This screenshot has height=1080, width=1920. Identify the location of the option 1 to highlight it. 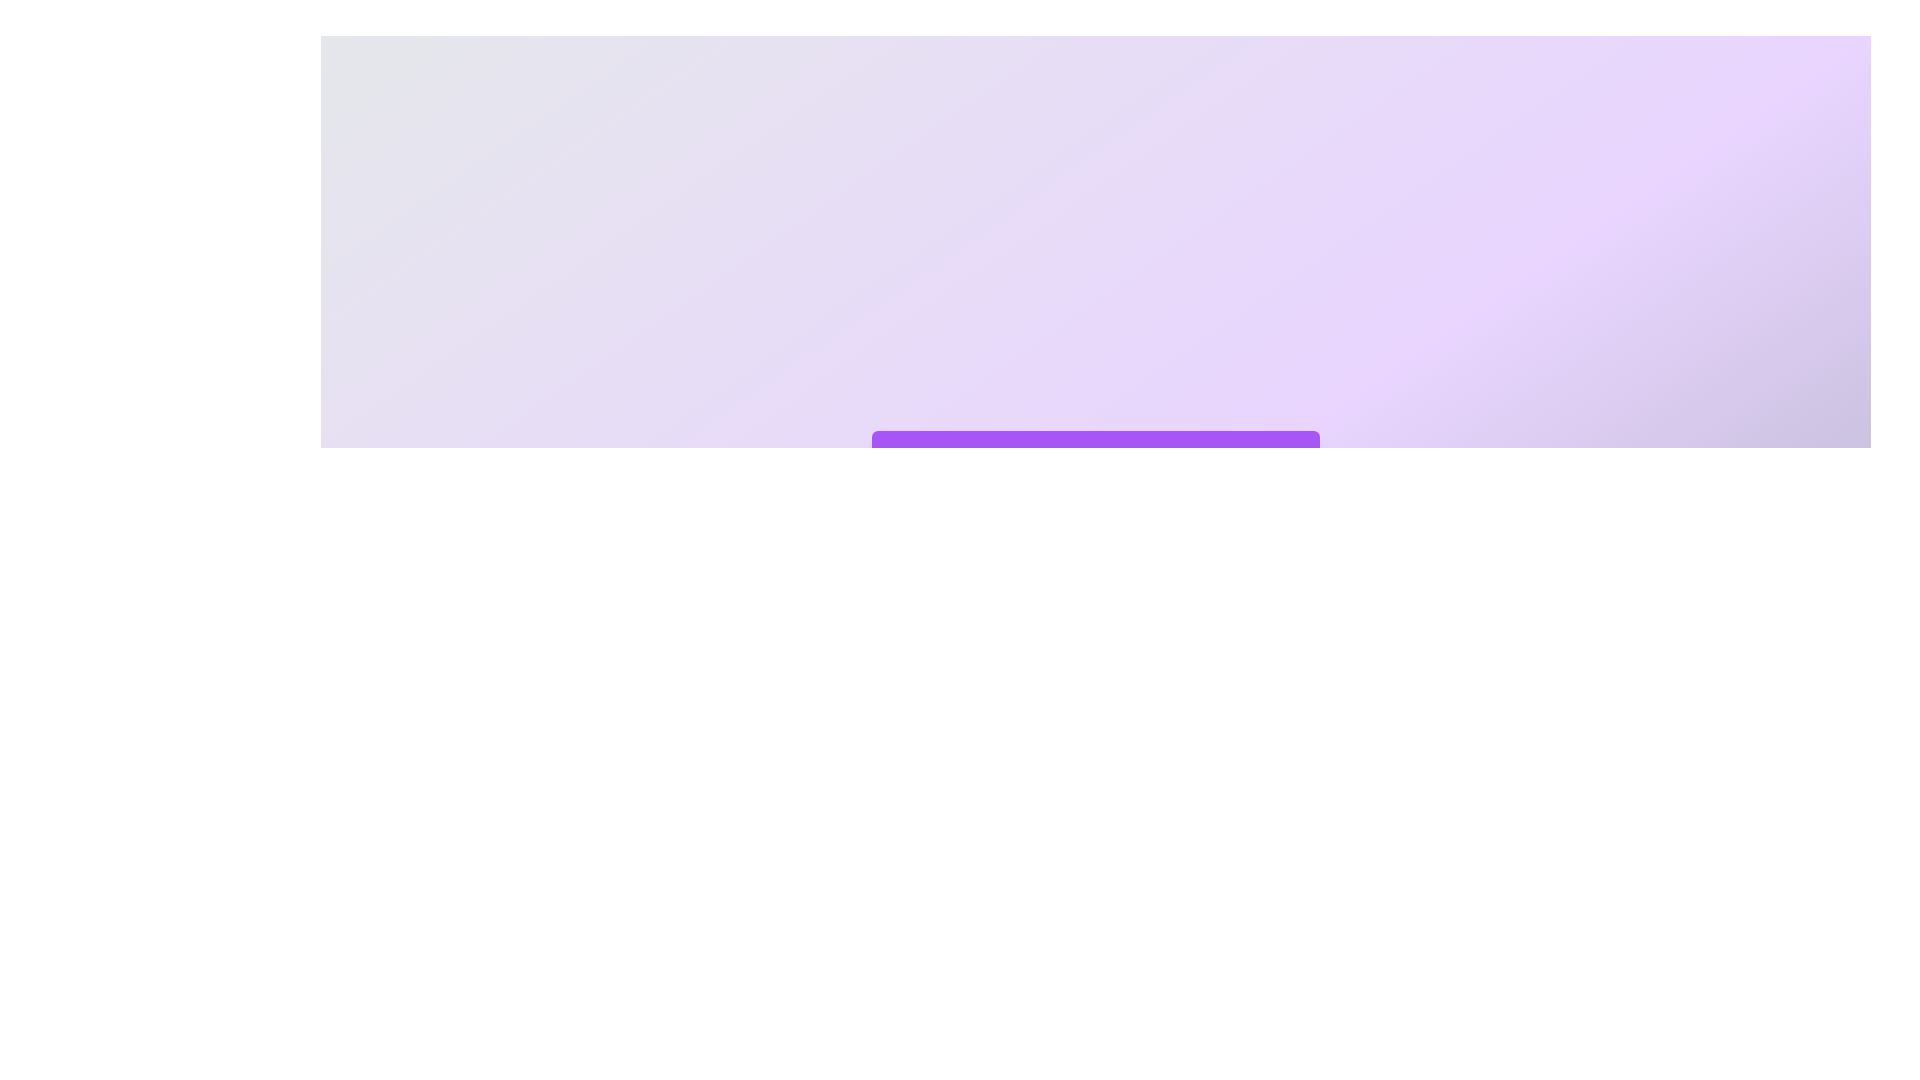
(1094, 527).